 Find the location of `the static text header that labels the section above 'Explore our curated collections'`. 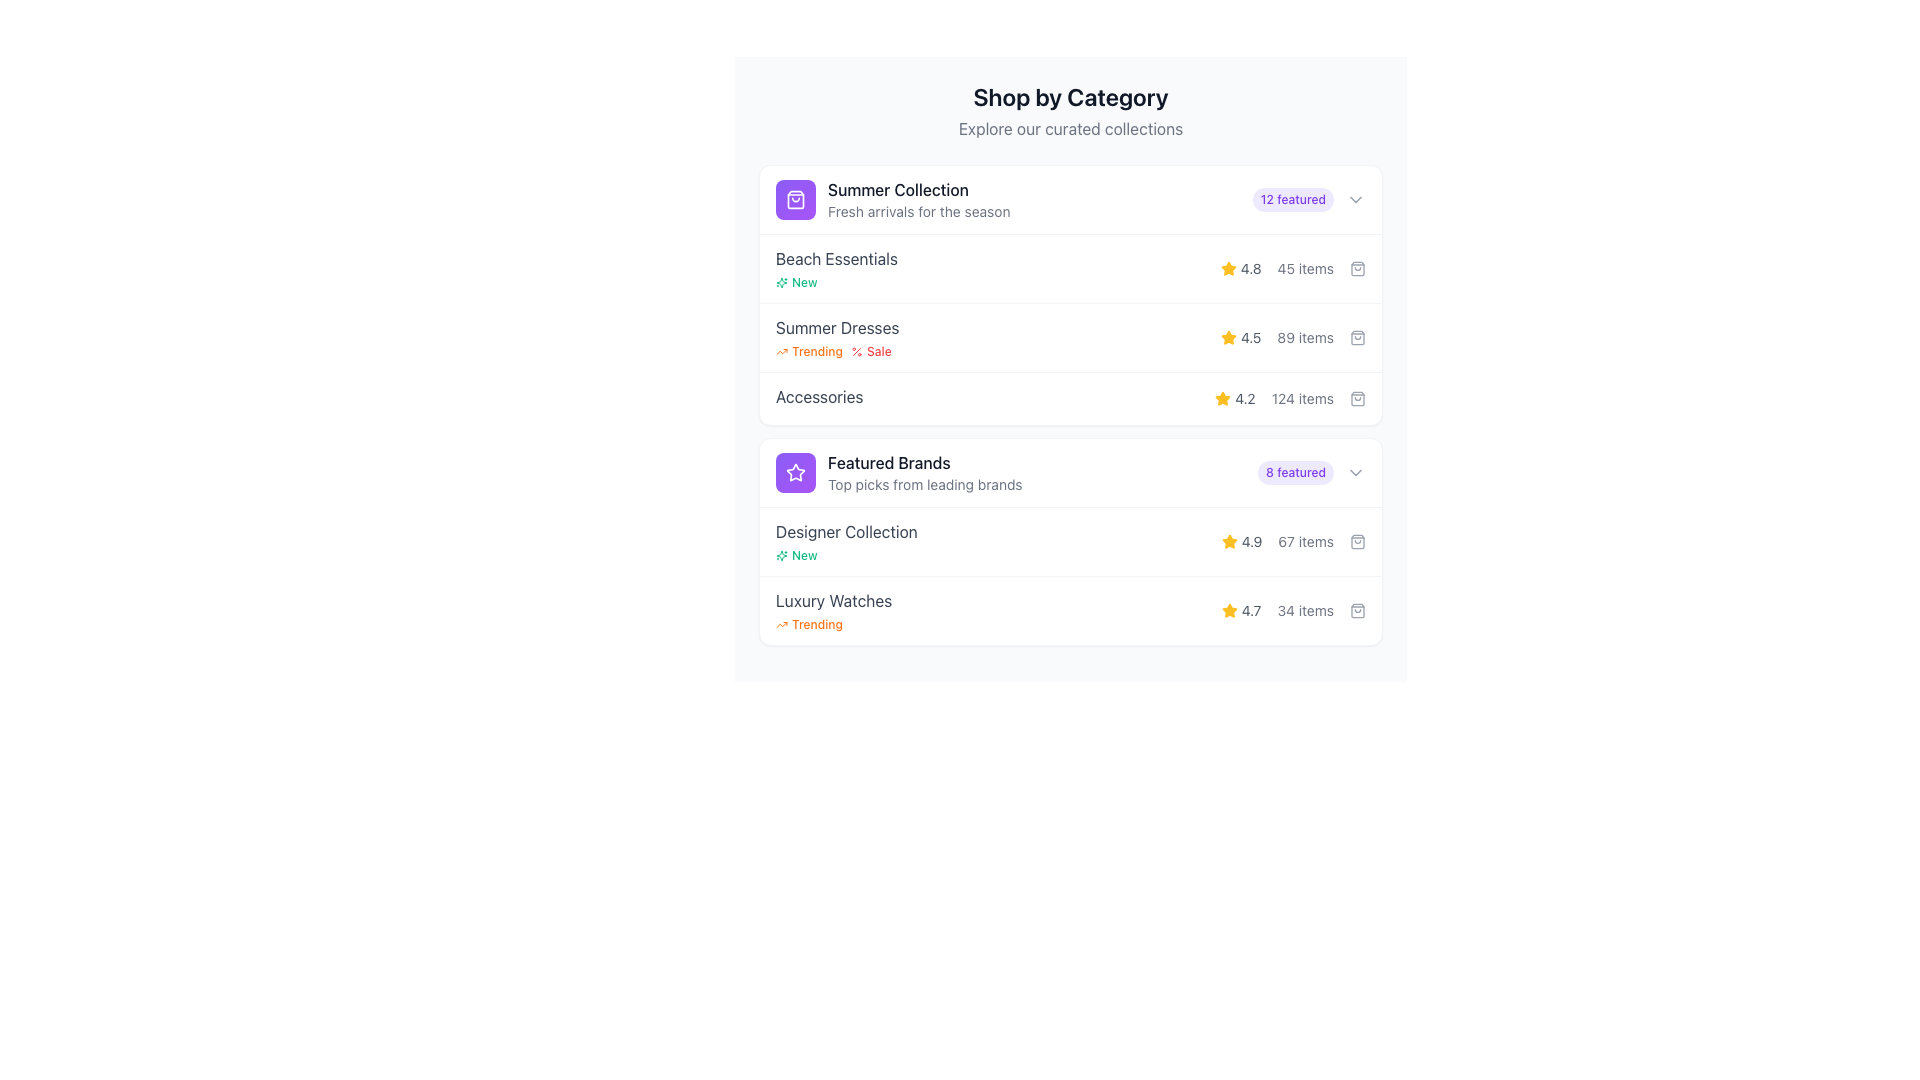

the static text header that labels the section above 'Explore our curated collections' is located at coordinates (1069, 96).